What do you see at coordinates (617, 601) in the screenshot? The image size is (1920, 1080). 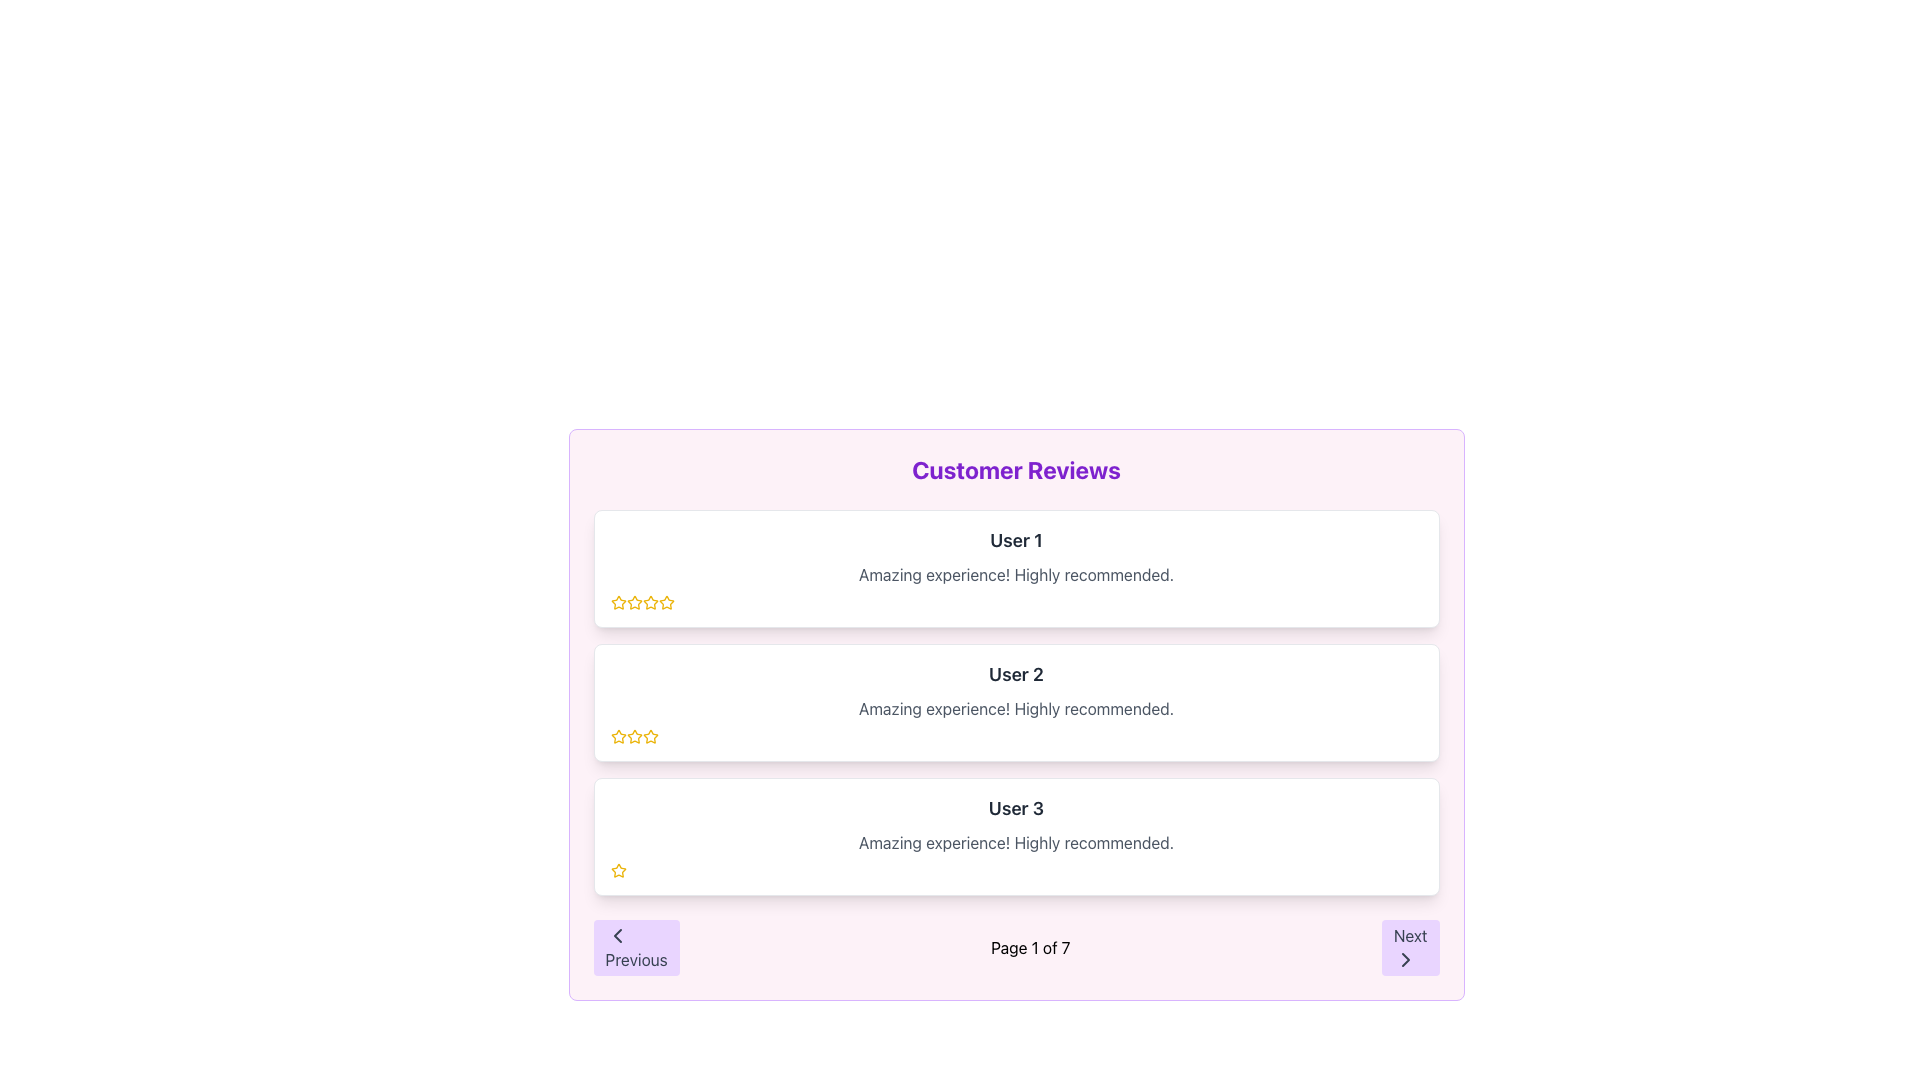 I see `the first rating star icon in User 1's review, which is a yellow outlined star with a transparent center` at bounding box center [617, 601].